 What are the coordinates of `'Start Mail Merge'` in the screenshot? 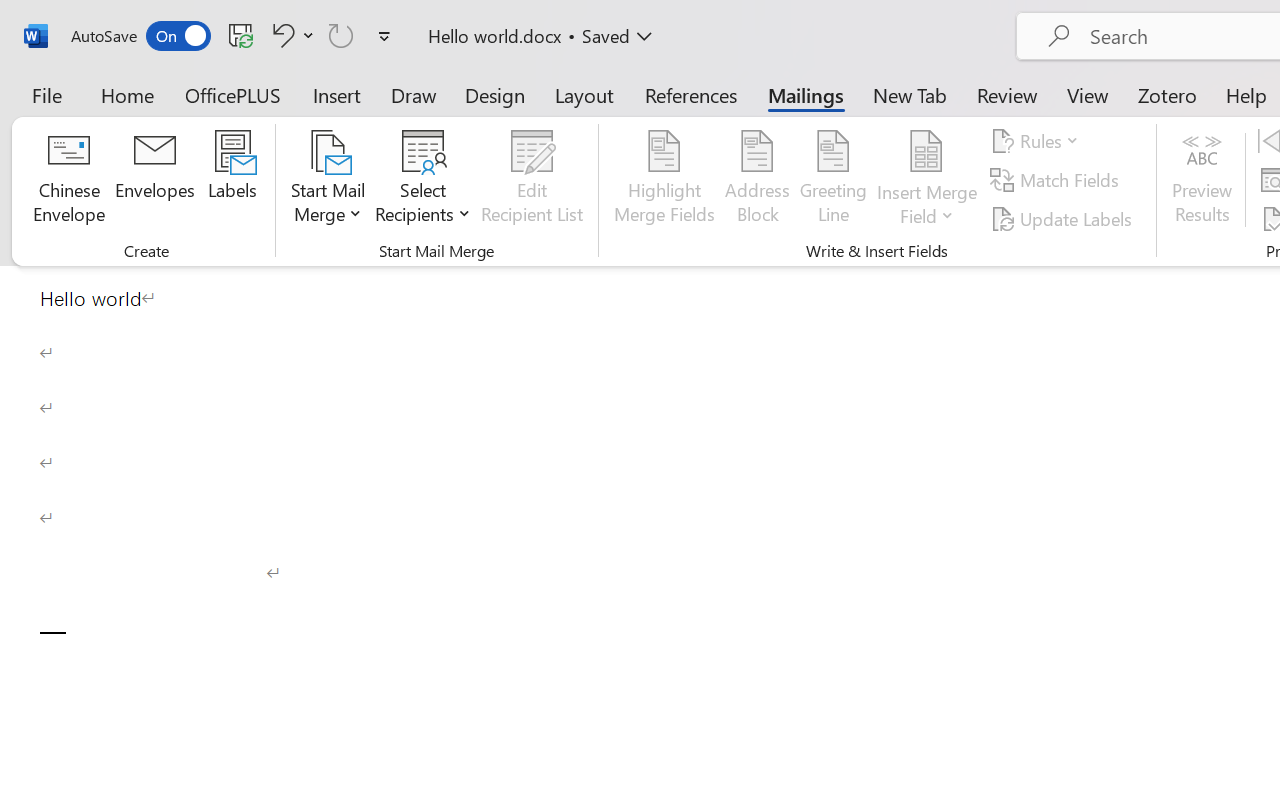 It's located at (328, 179).